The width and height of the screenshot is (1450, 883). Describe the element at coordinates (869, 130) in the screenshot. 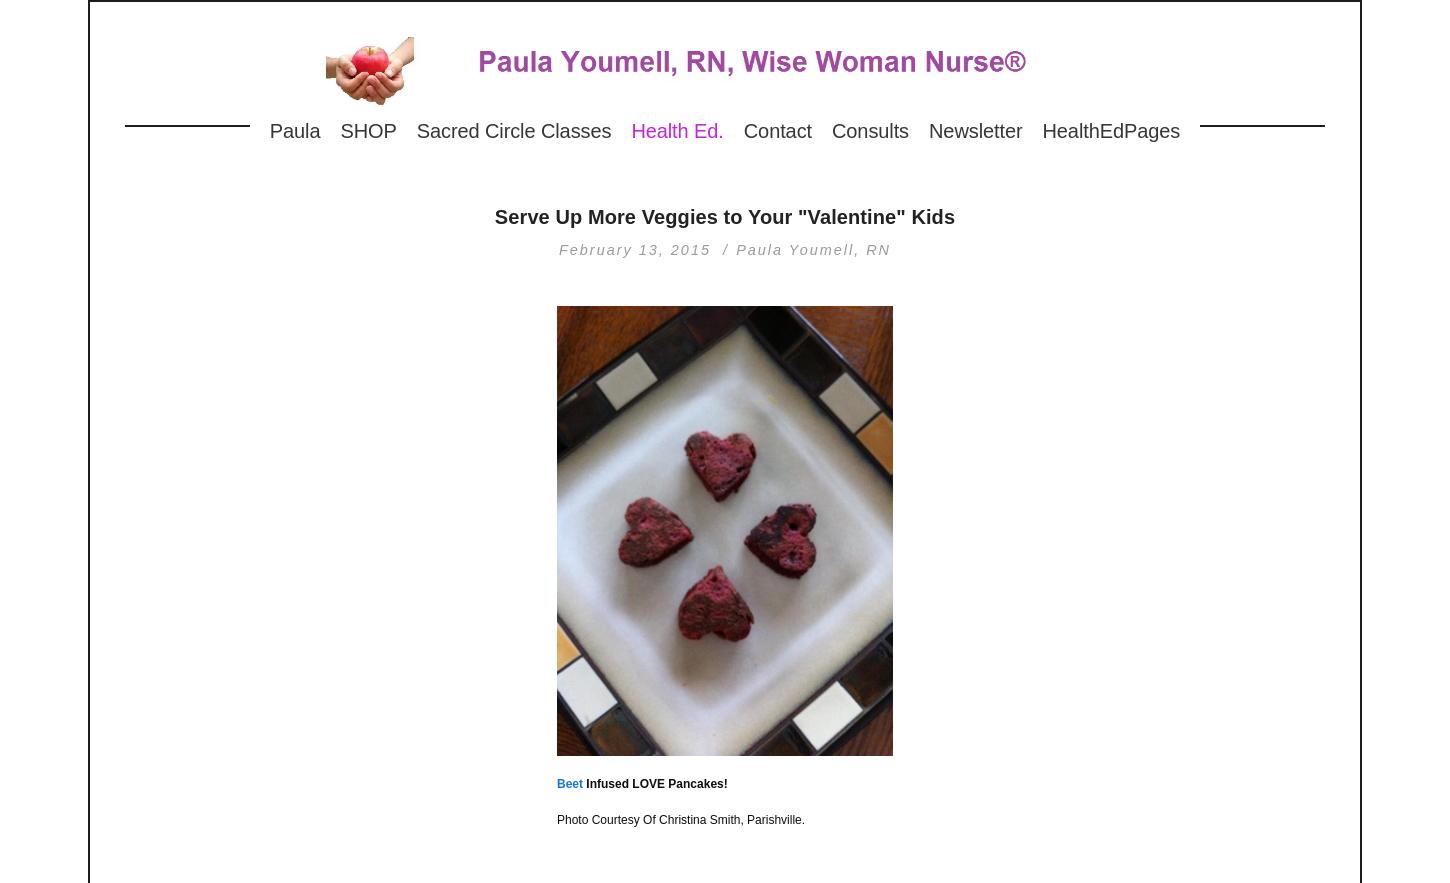

I see `'Consults'` at that location.